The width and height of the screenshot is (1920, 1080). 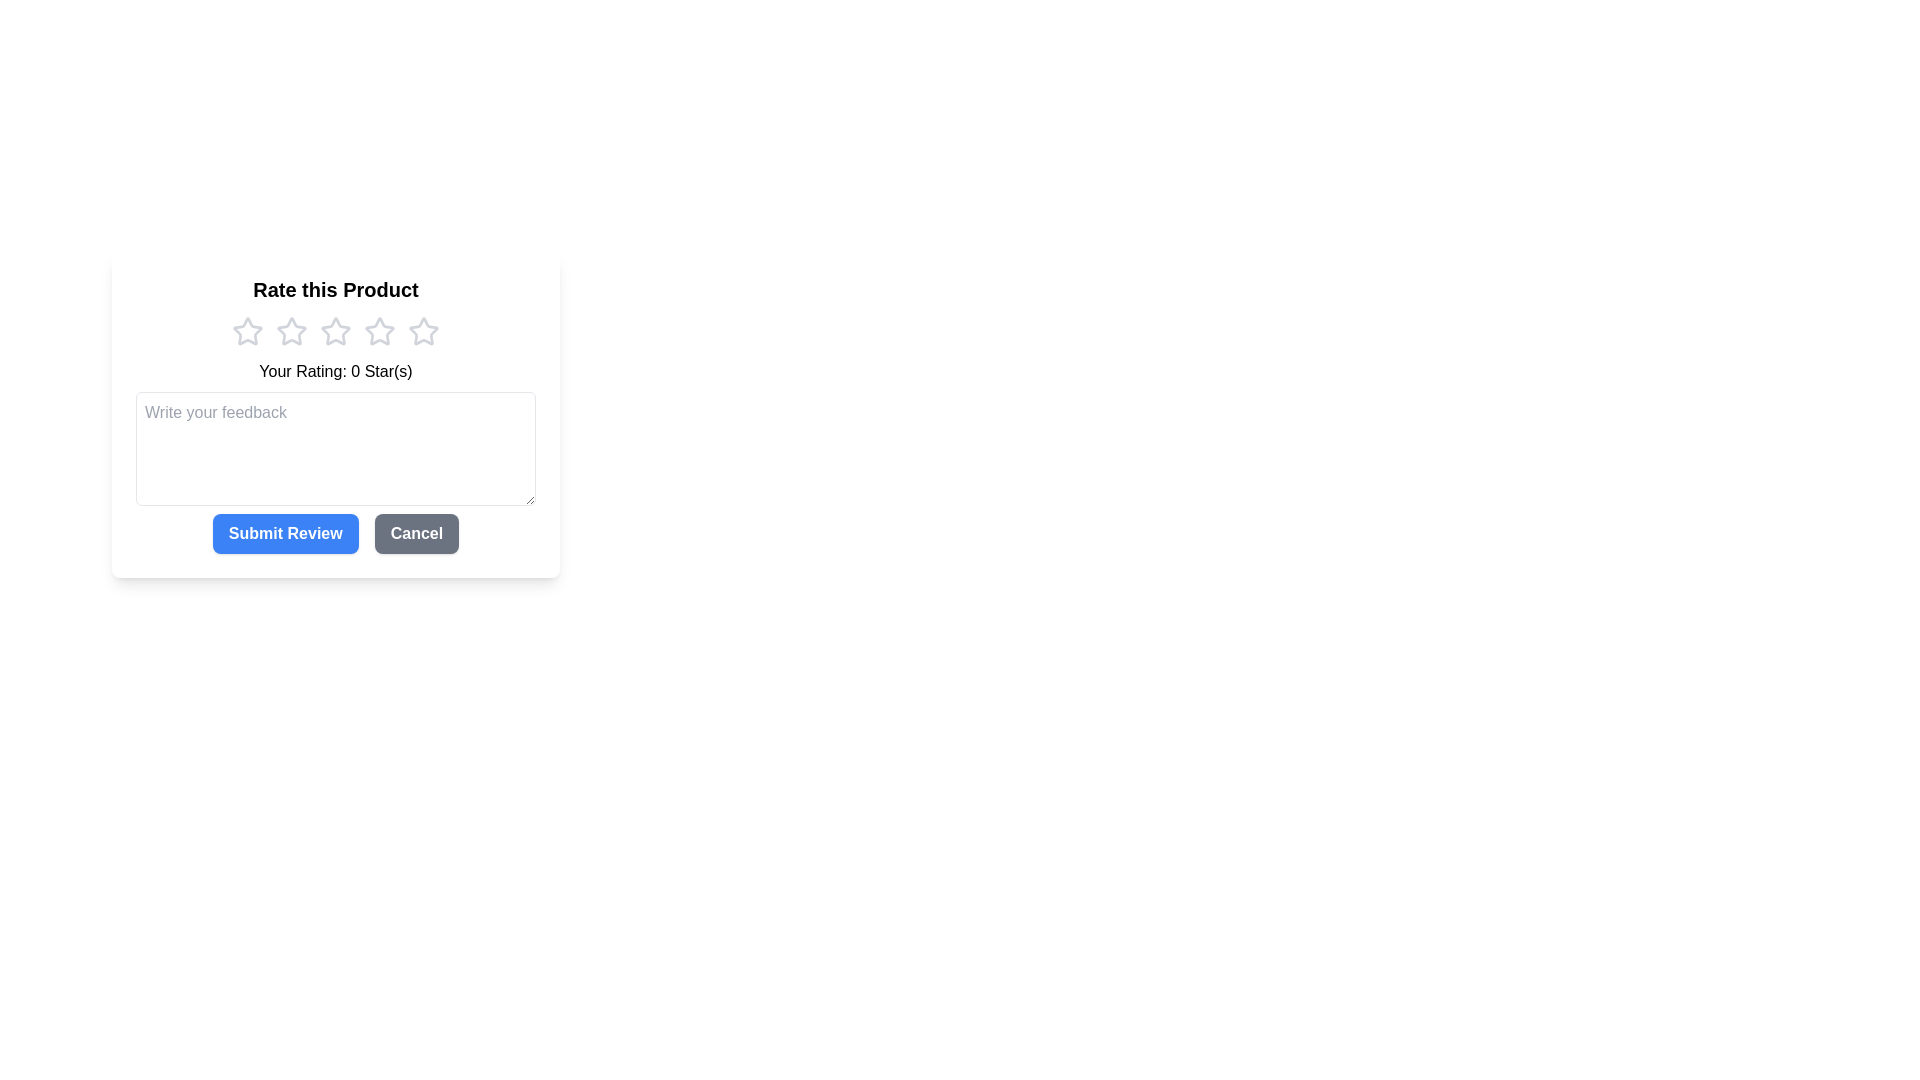 What do you see at coordinates (379, 330) in the screenshot?
I see `the third star icon in the rating system to assign a three-star rating to the product` at bounding box center [379, 330].